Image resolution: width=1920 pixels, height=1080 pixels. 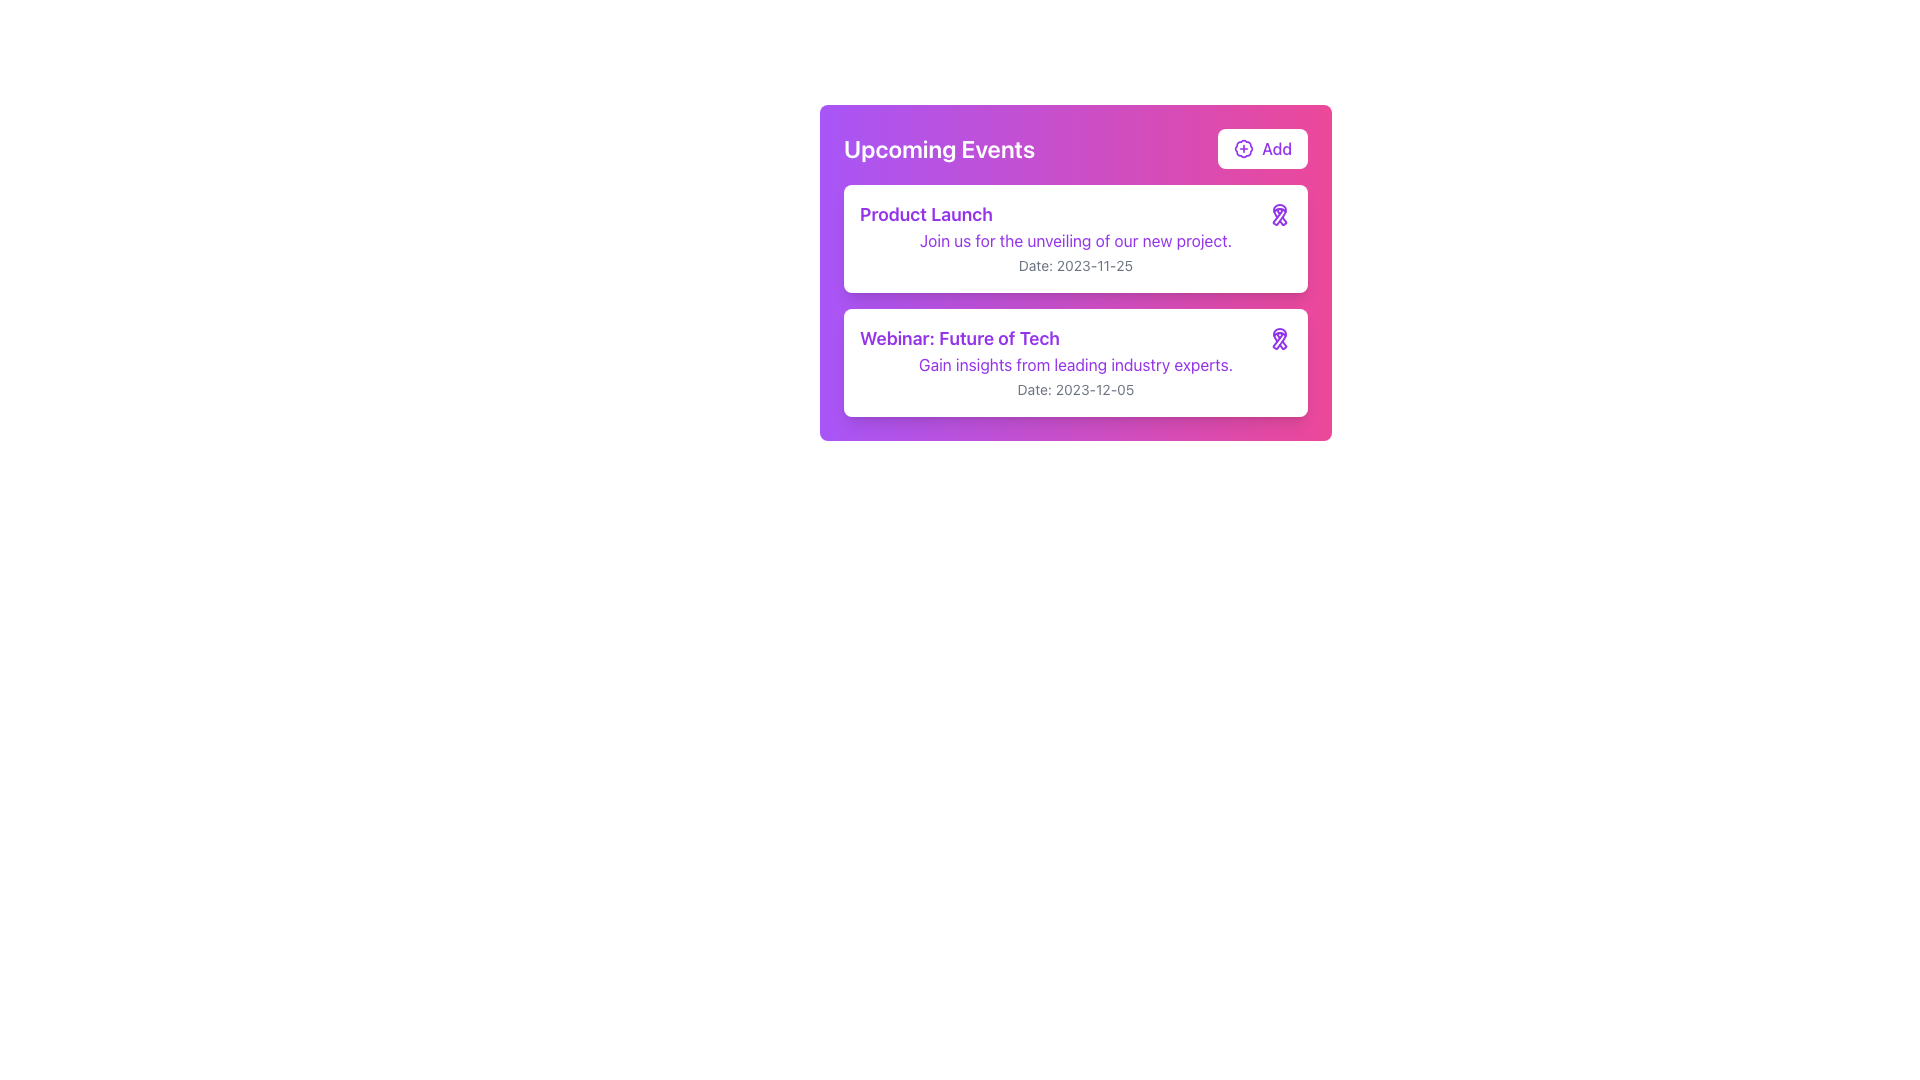 What do you see at coordinates (1243, 148) in the screenshot?
I see `the circular 'Add' icon with a purple outline and plus sign located in the top-right corner of the section` at bounding box center [1243, 148].